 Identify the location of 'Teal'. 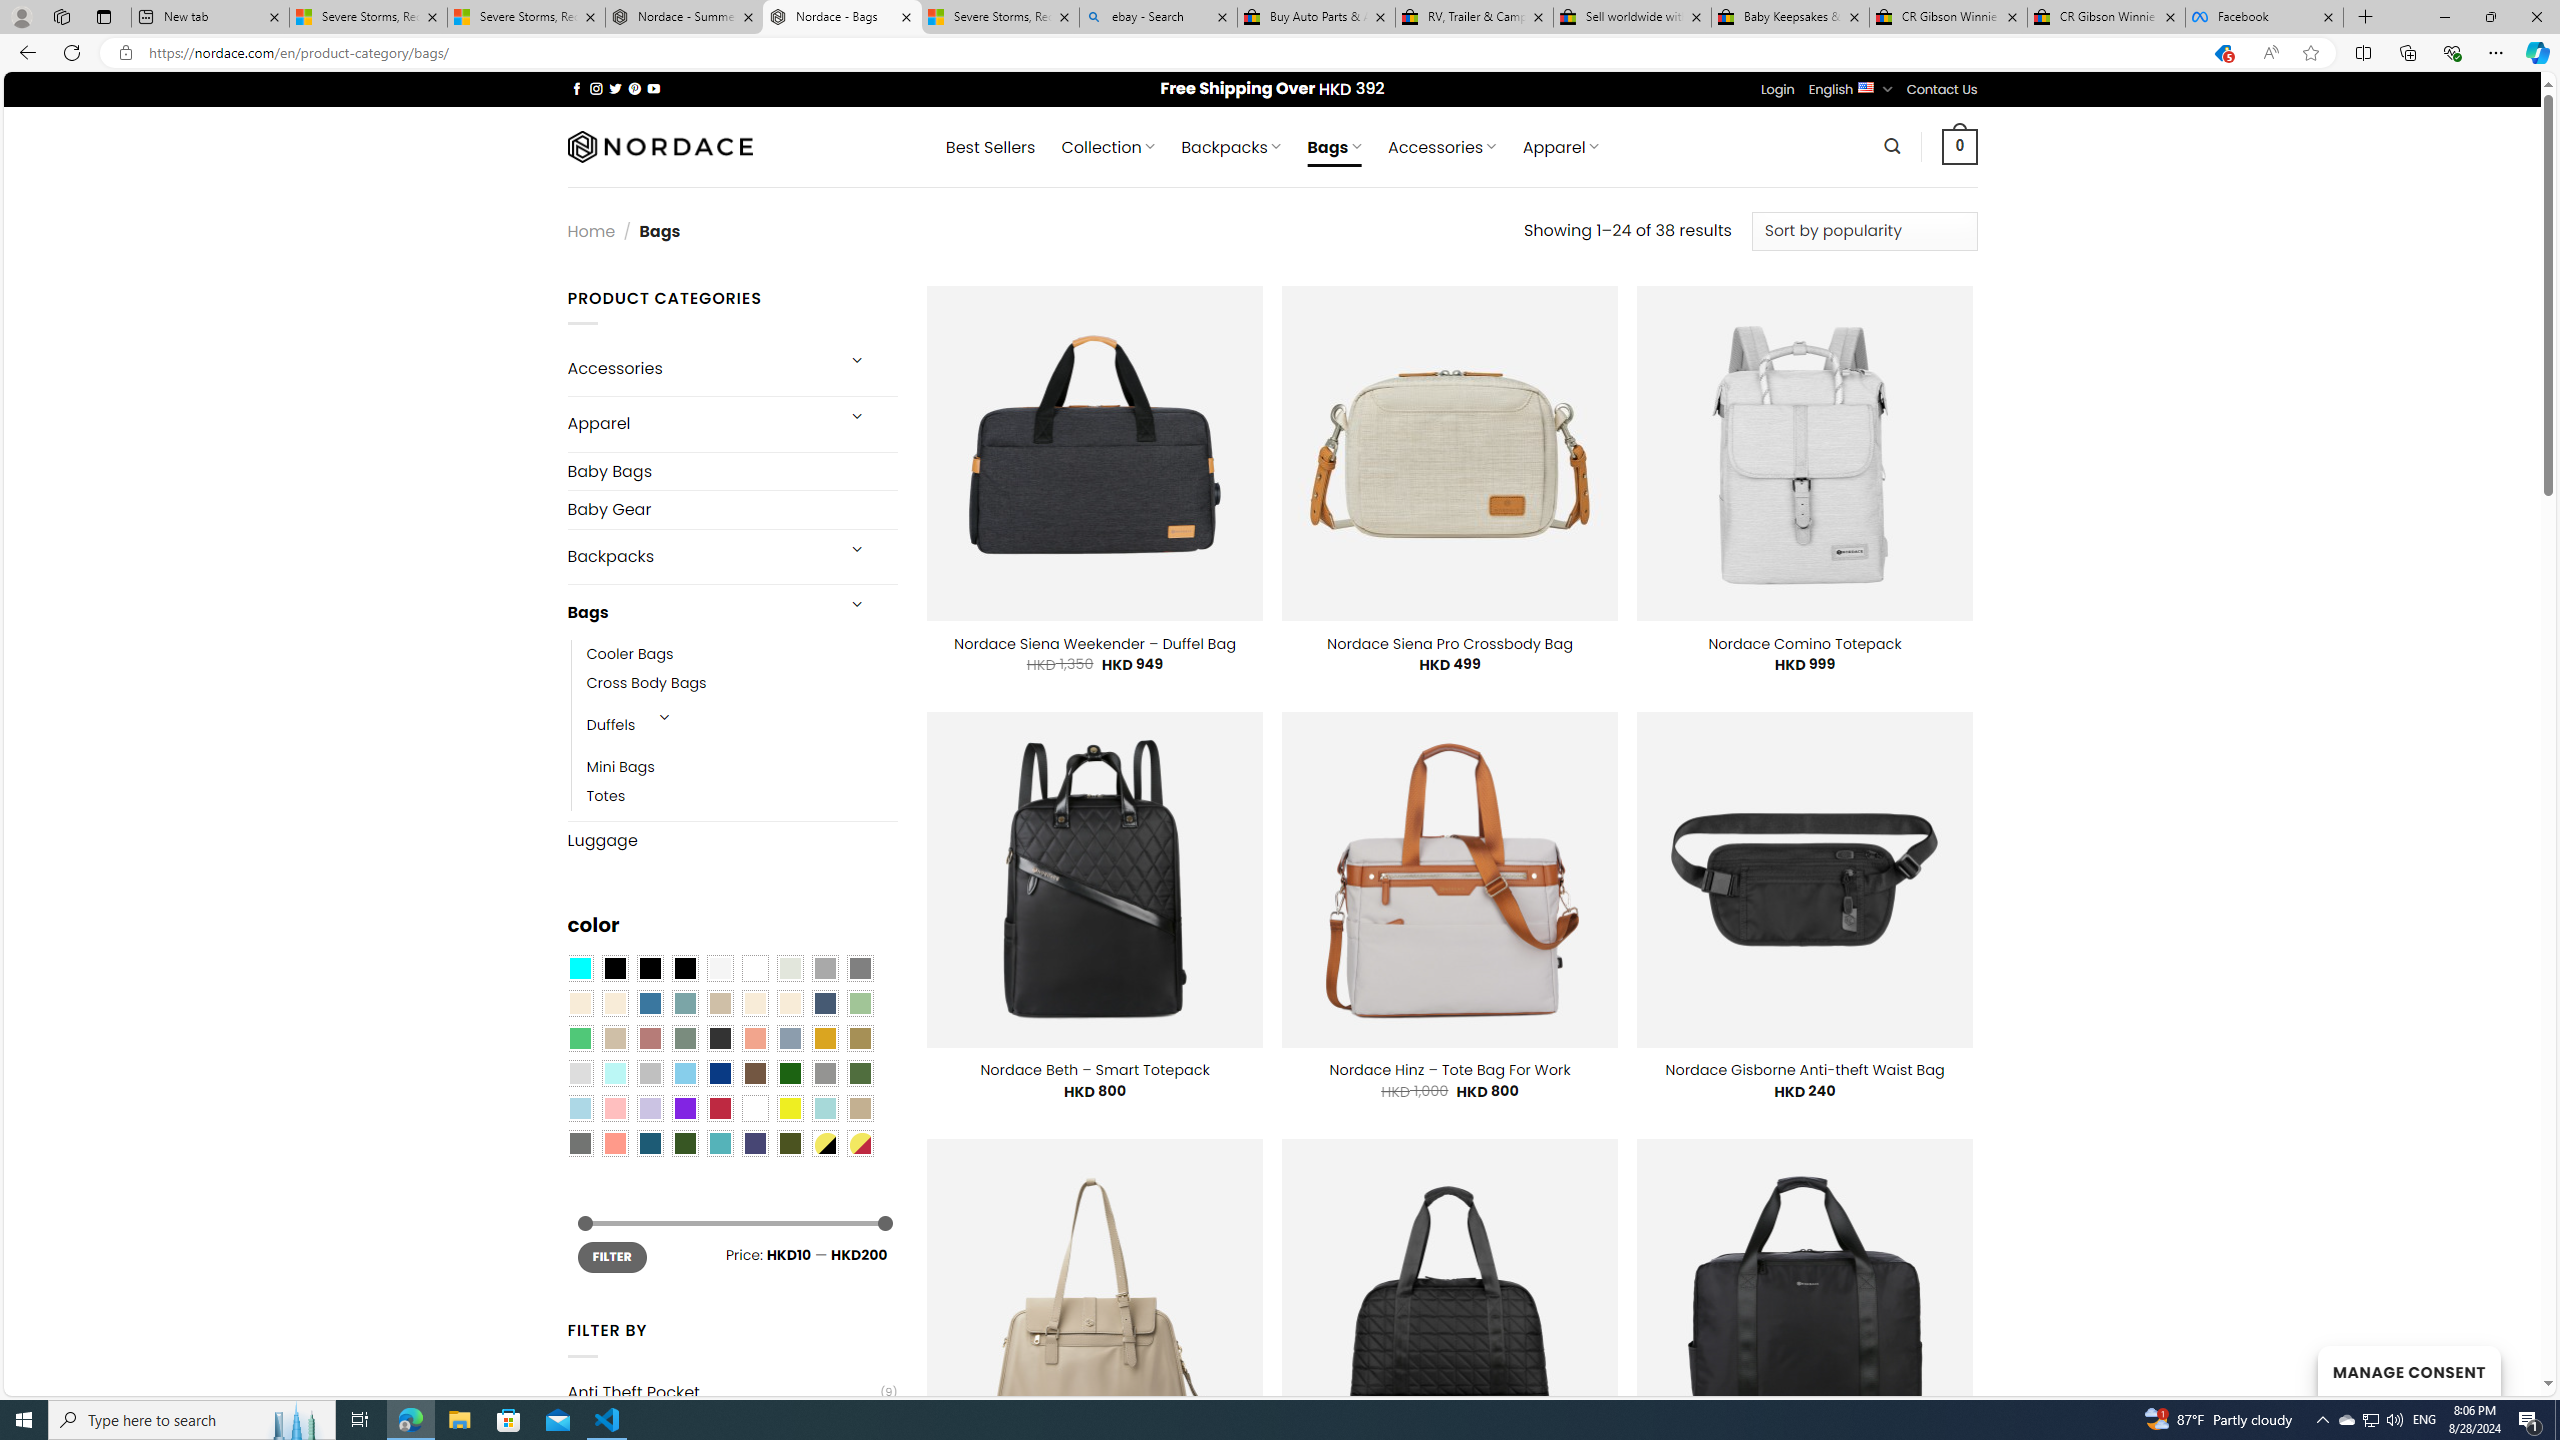
(718, 1142).